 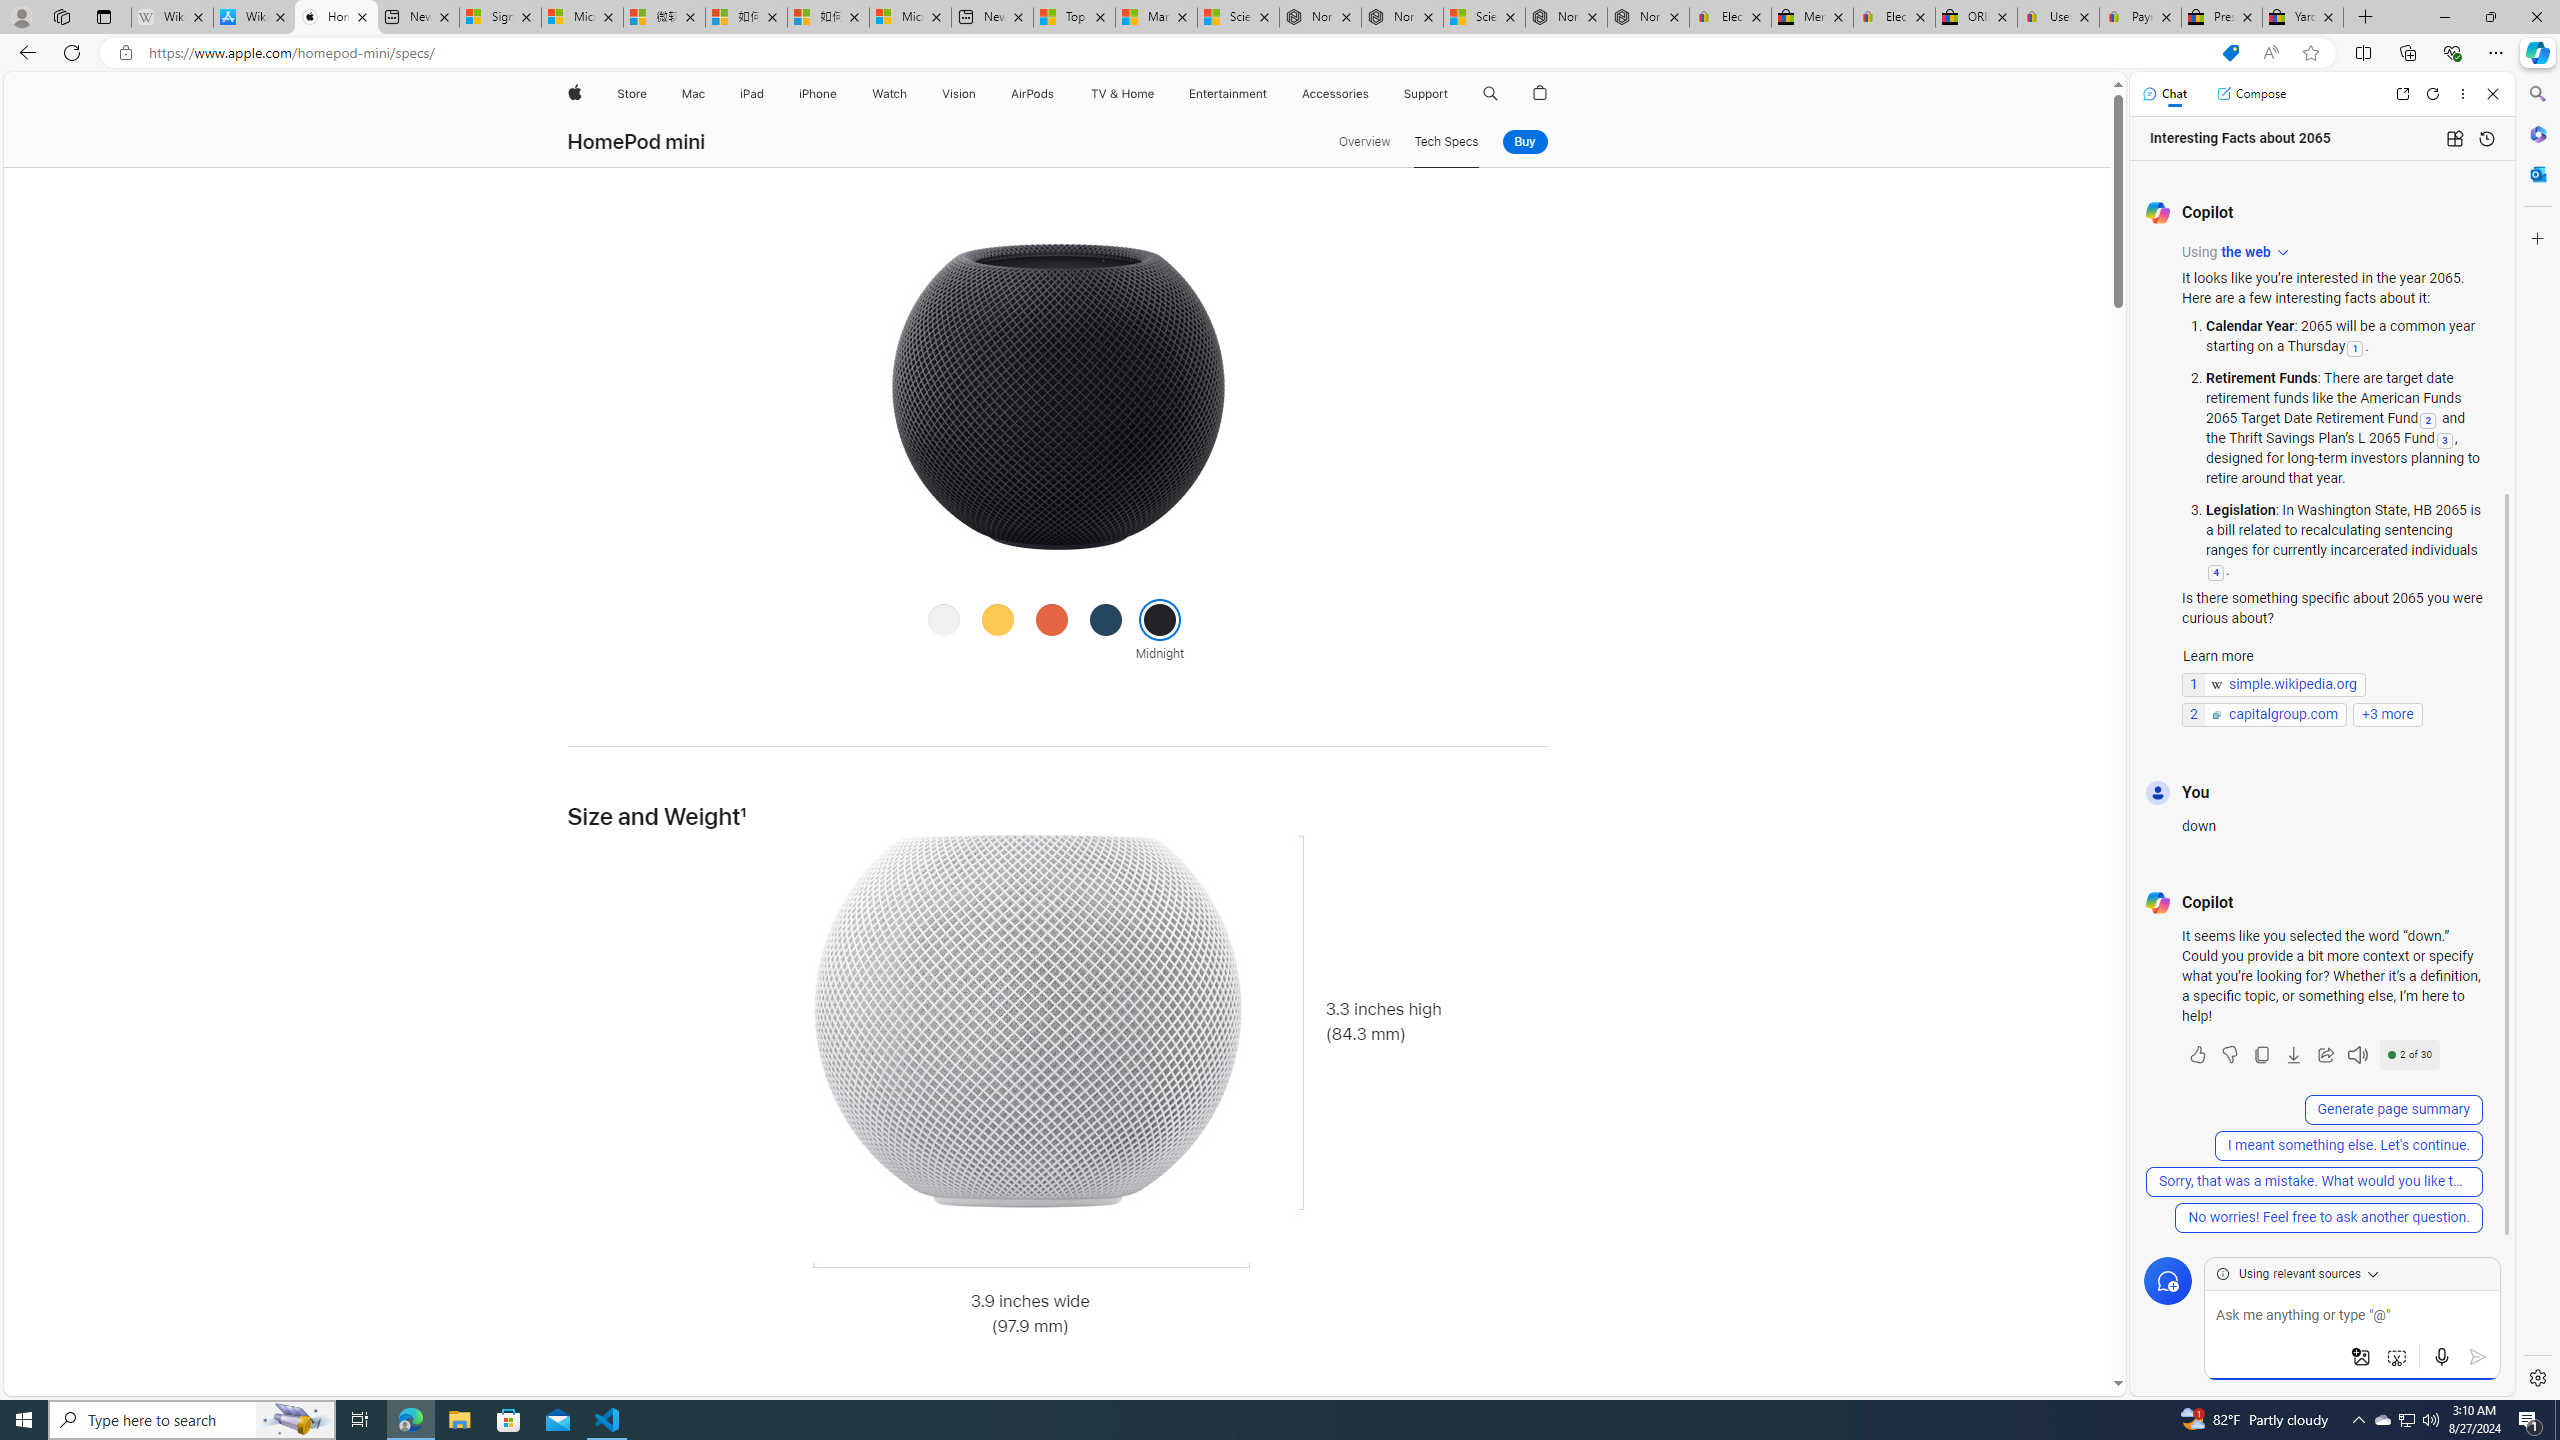 What do you see at coordinates (631, 93) in the screenshot?
I see `'Store'` at bounding box center [631, 93].